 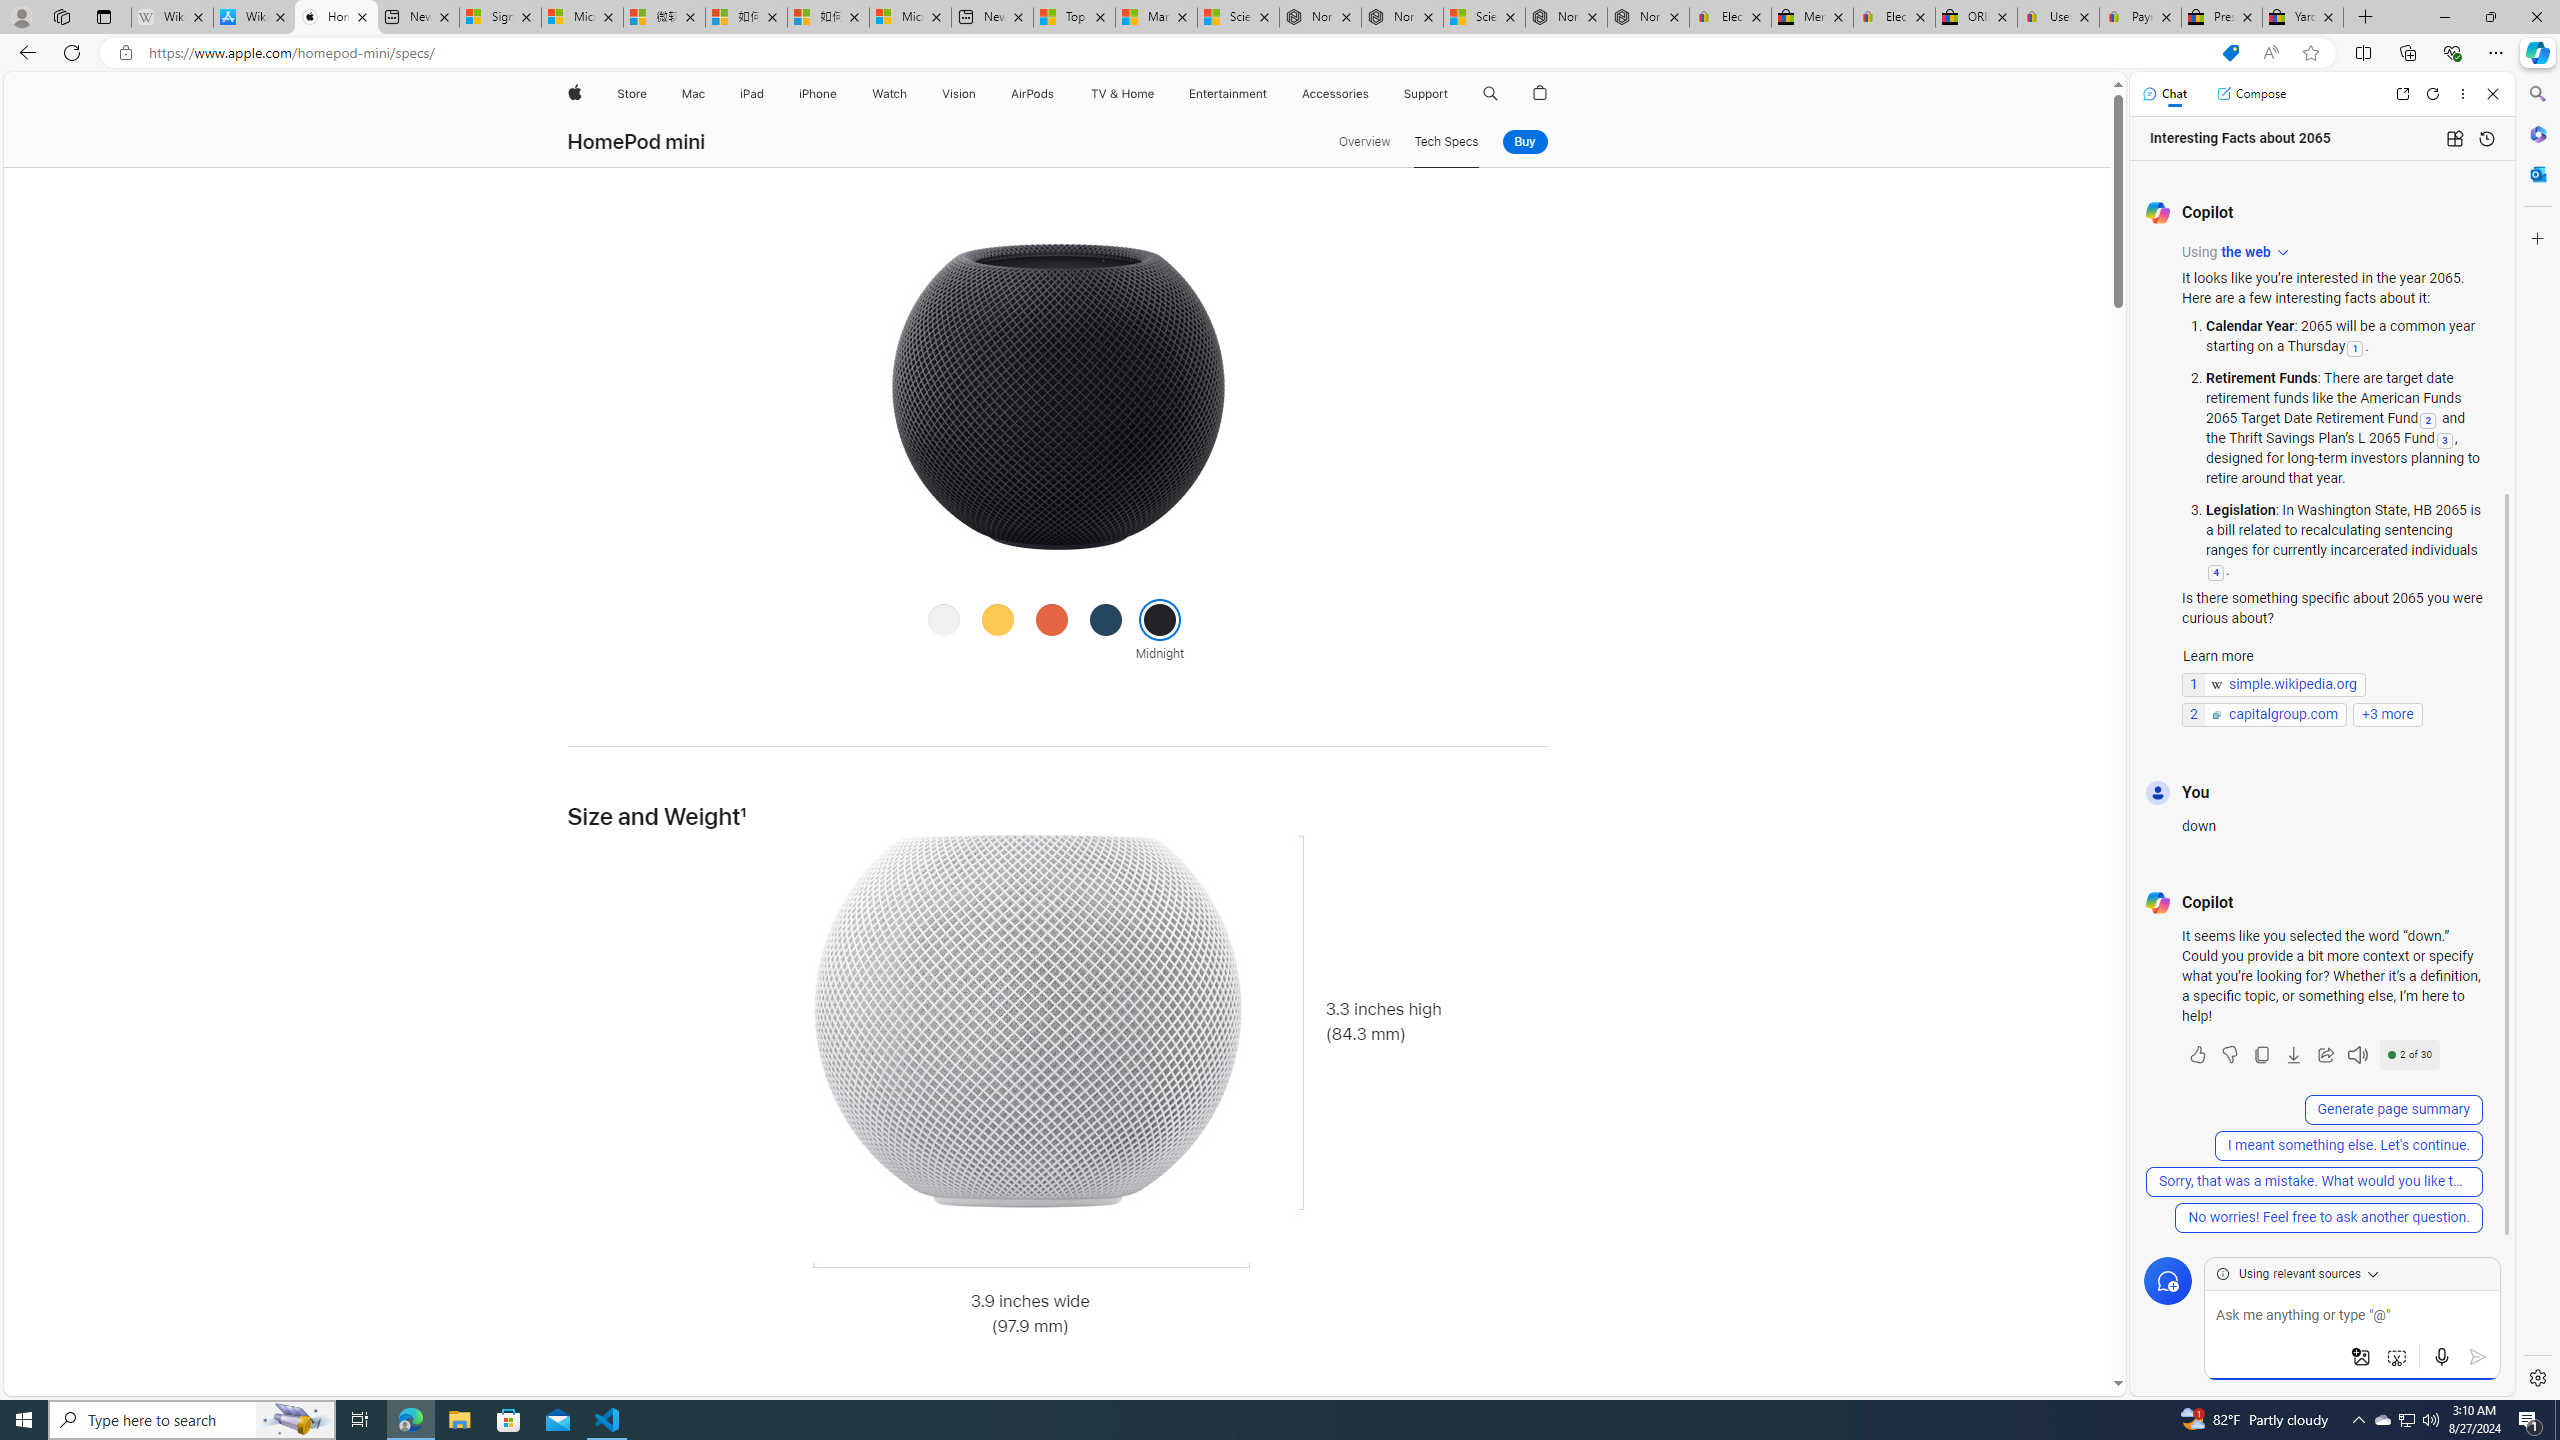 What do you see at coordinates (631, 93) in the screenshot?
I see `'Store'` at bounding box center [631, 93].